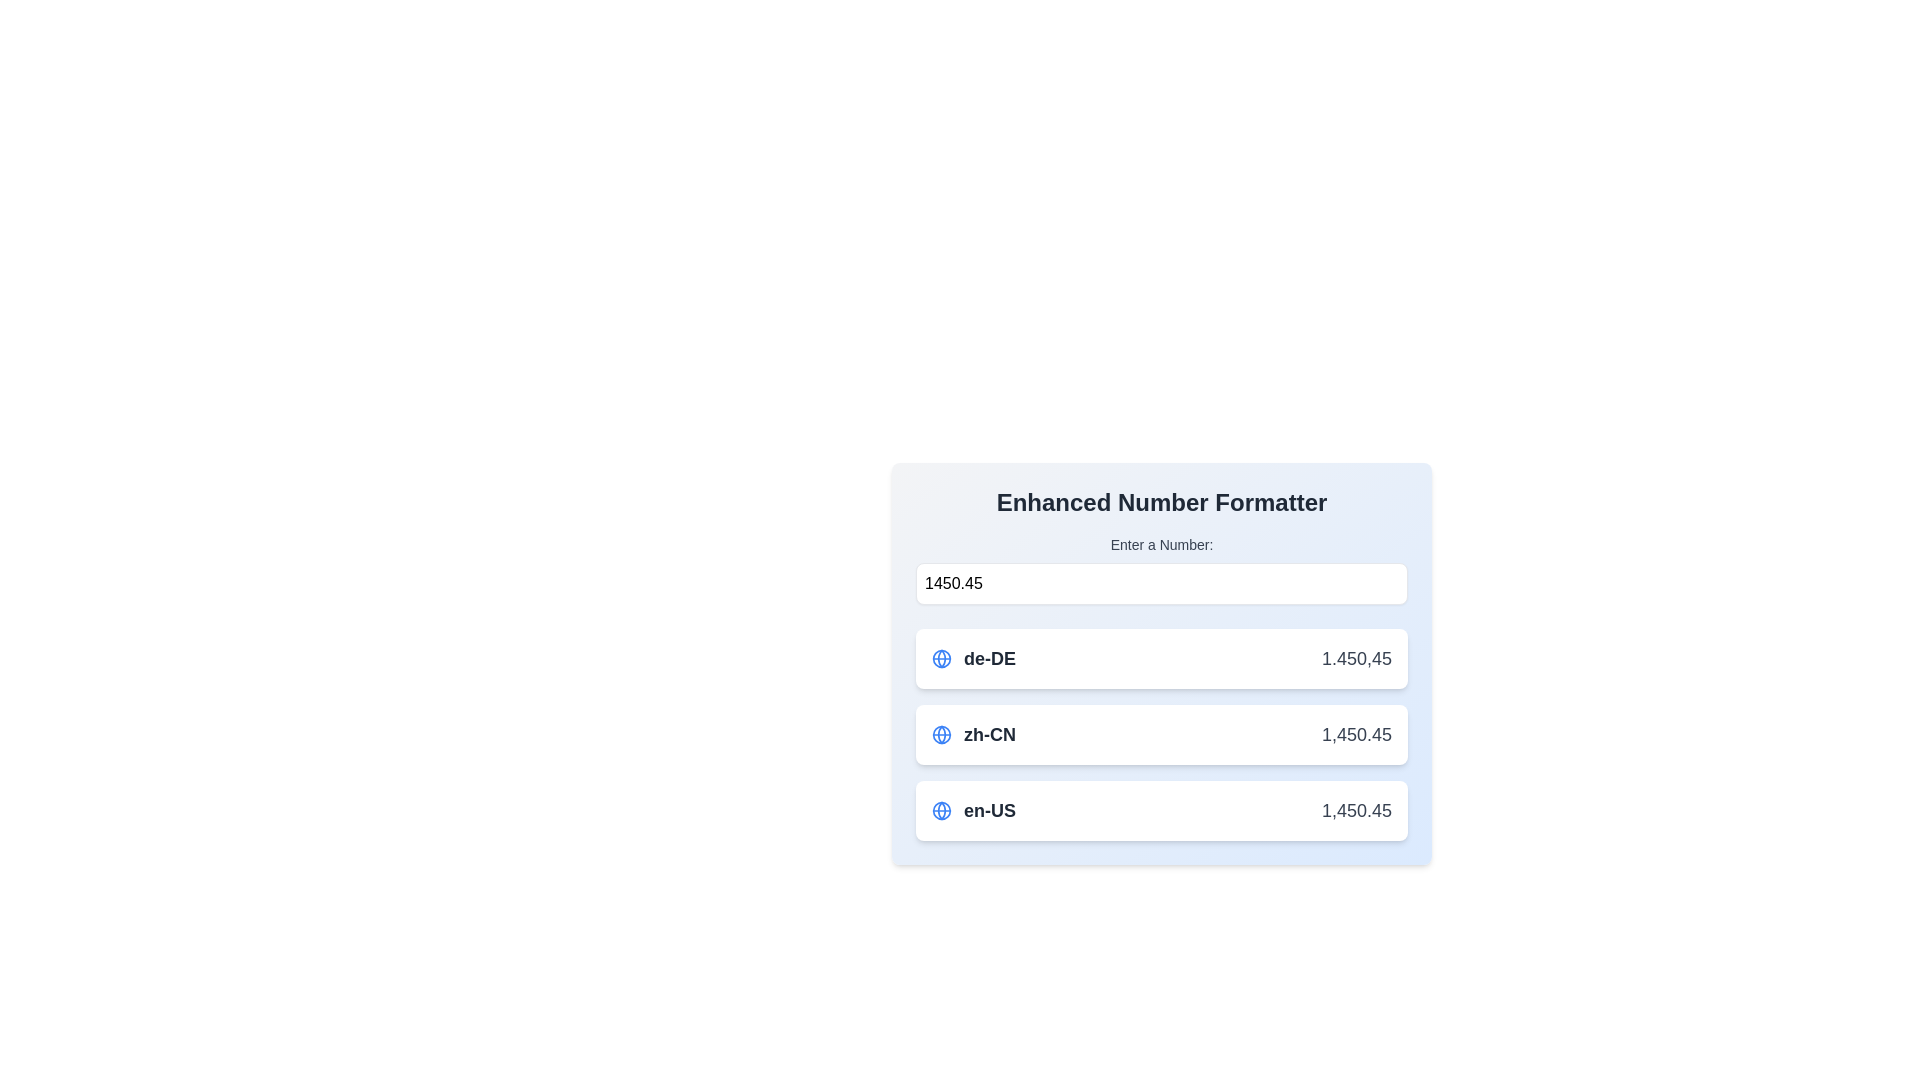 This screenshot has height=1080, width=1920. I want to click on number displayed, which is '1,450.45', located beside the label 'en-US' in the Enhanced Number Formatter section, so click(1356, 810).